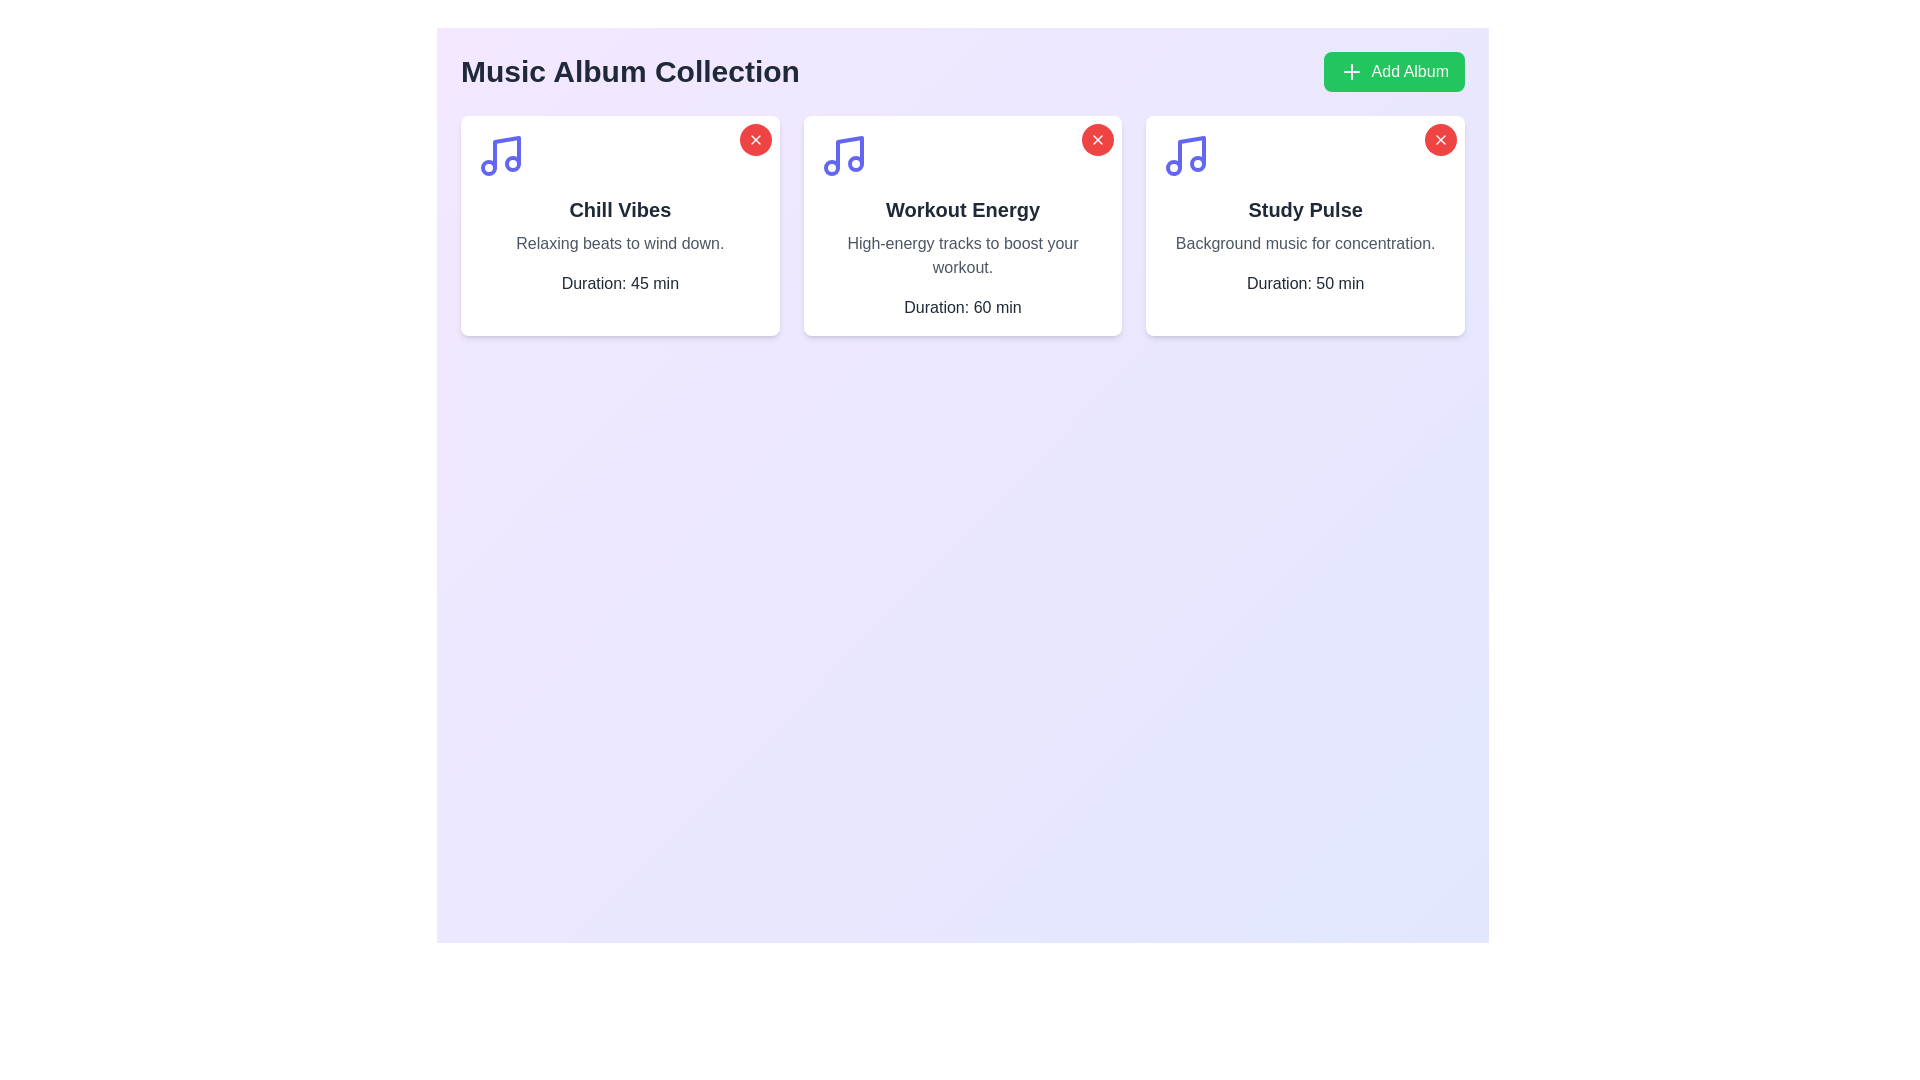 This screenshot has height=1080, width=1920. Describe the element at coordinates (1440, 138) in the screenshot. I see `the third circular button in the top-right corner of the 'Study Pulse' card` at that location.